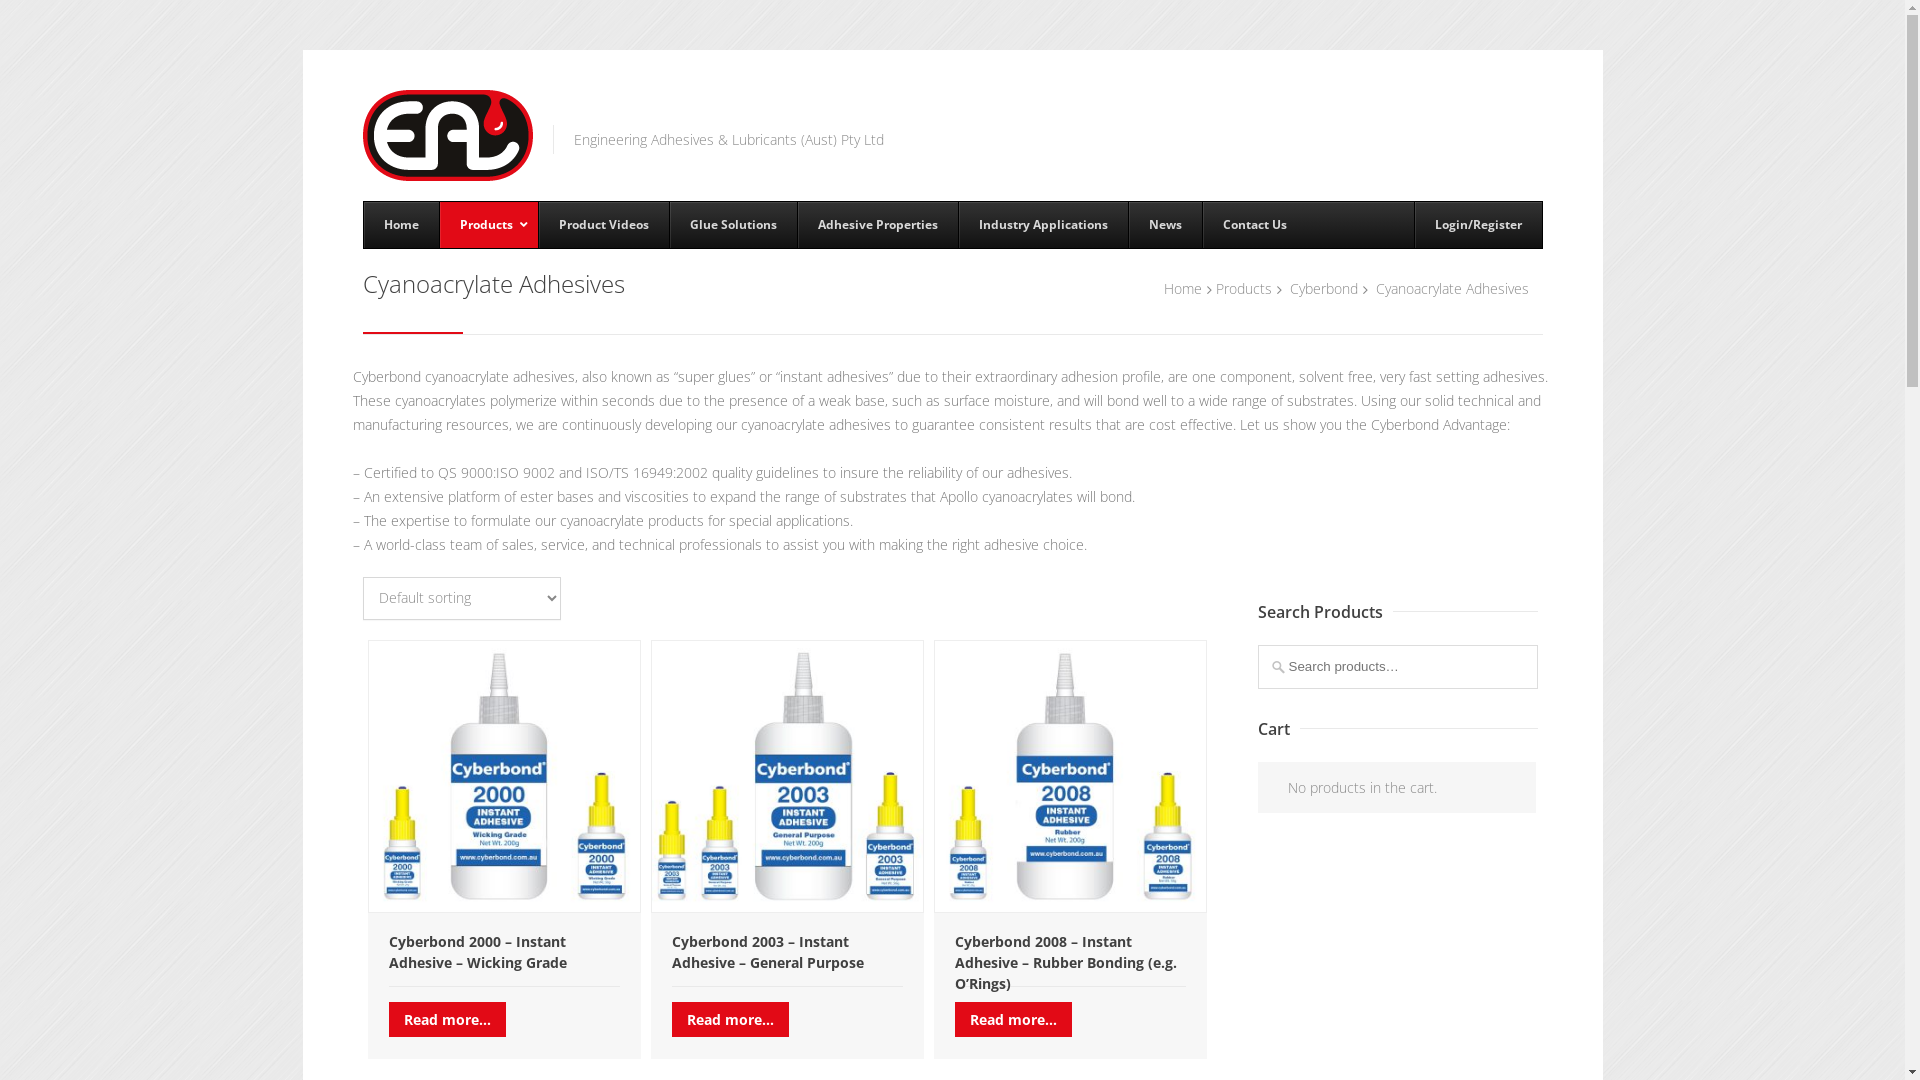 The height and width of the screenshot is (1080, 1920). What do you see at coordinates (537, 224) in the screenshot?
I see `'Product Videos'` at bounding box center [537, 224].